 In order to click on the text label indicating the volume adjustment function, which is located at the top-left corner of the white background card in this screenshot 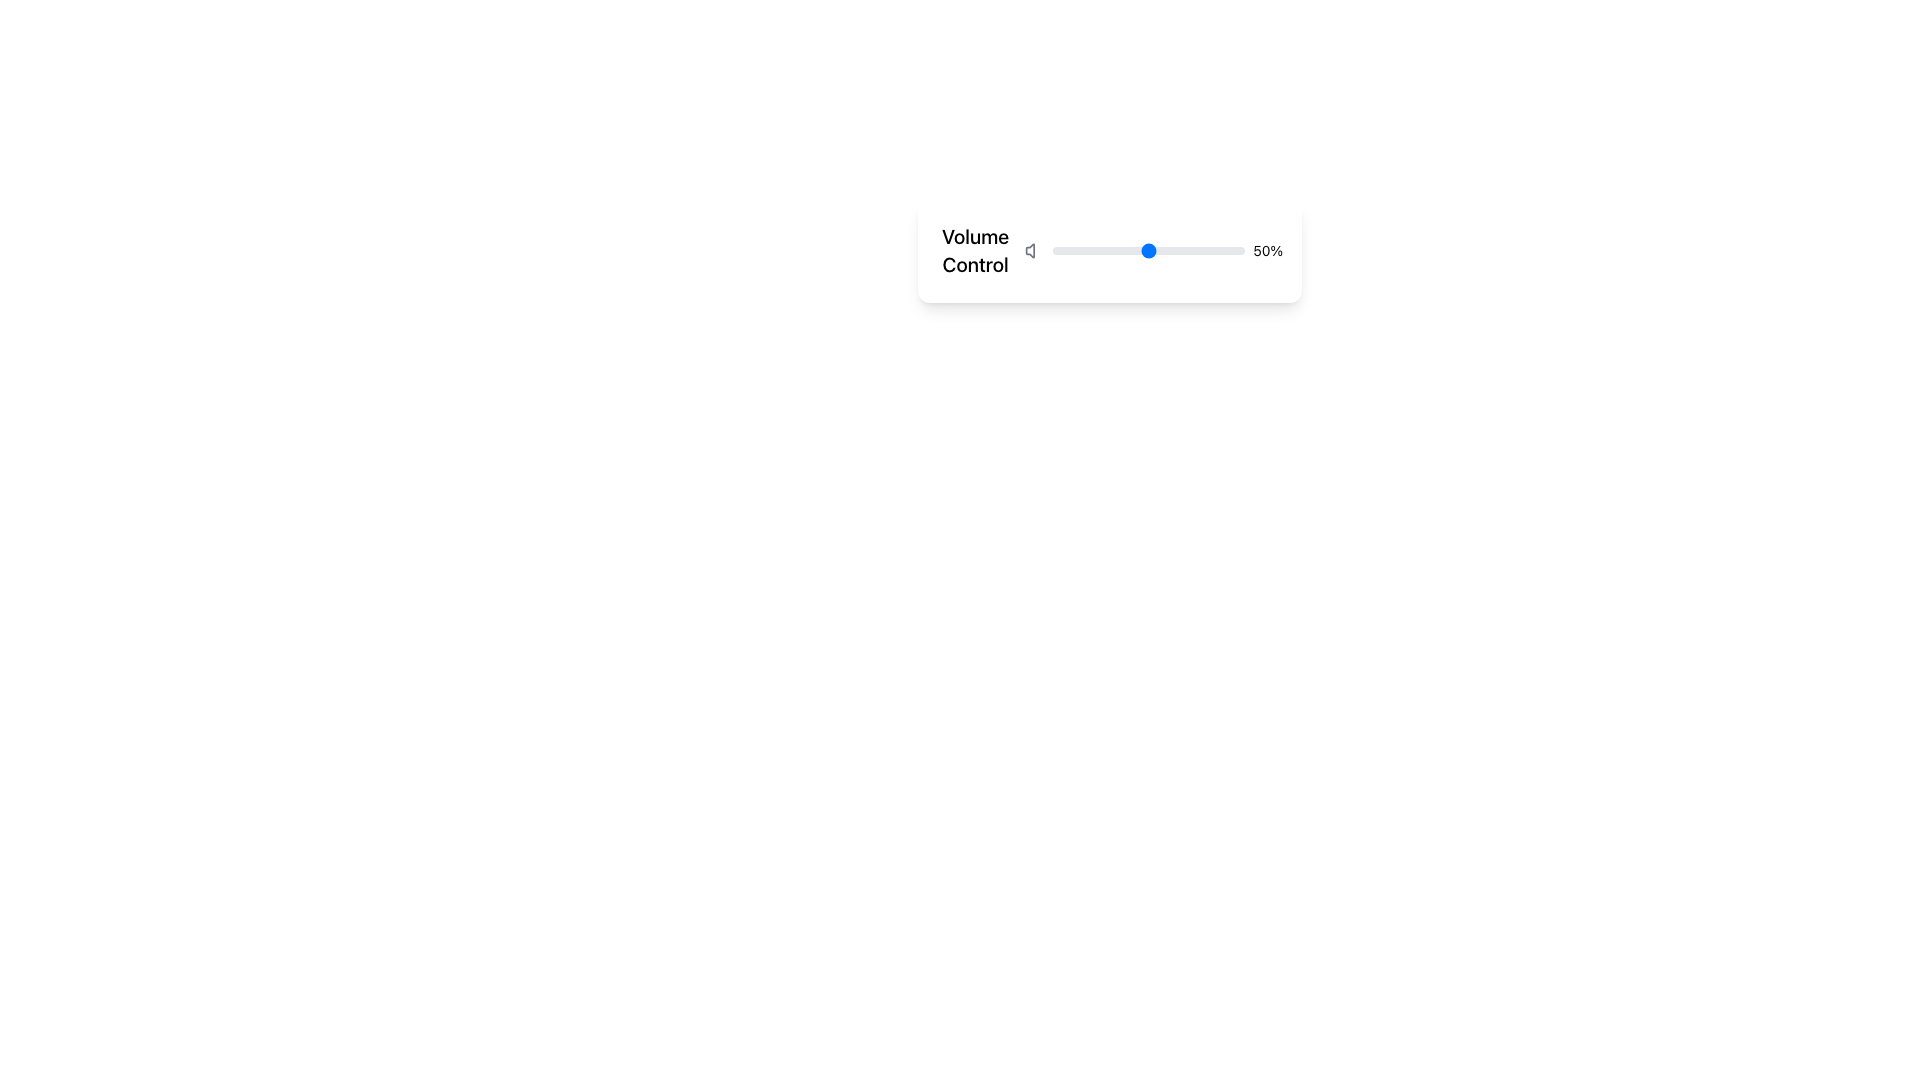, I will do `click(975, 249)`.